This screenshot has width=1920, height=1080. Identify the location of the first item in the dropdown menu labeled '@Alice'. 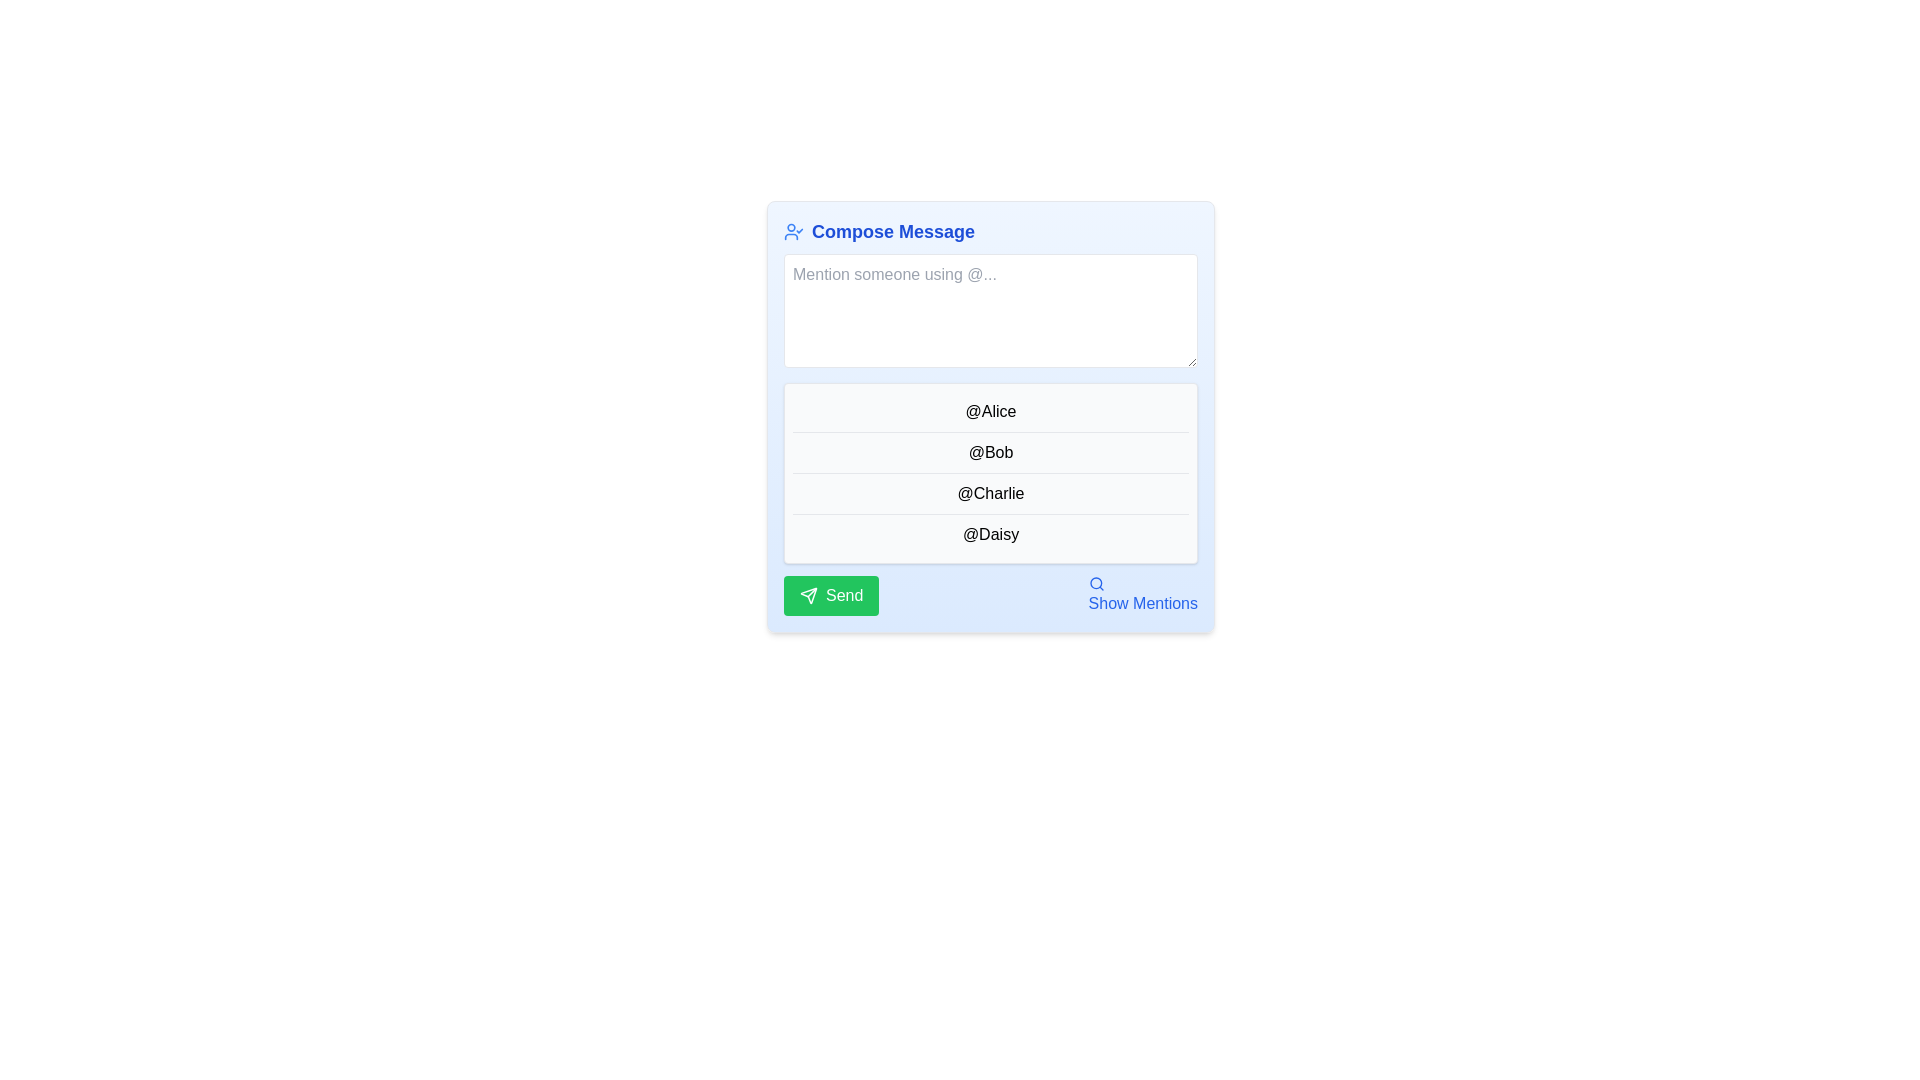
(990, 411).